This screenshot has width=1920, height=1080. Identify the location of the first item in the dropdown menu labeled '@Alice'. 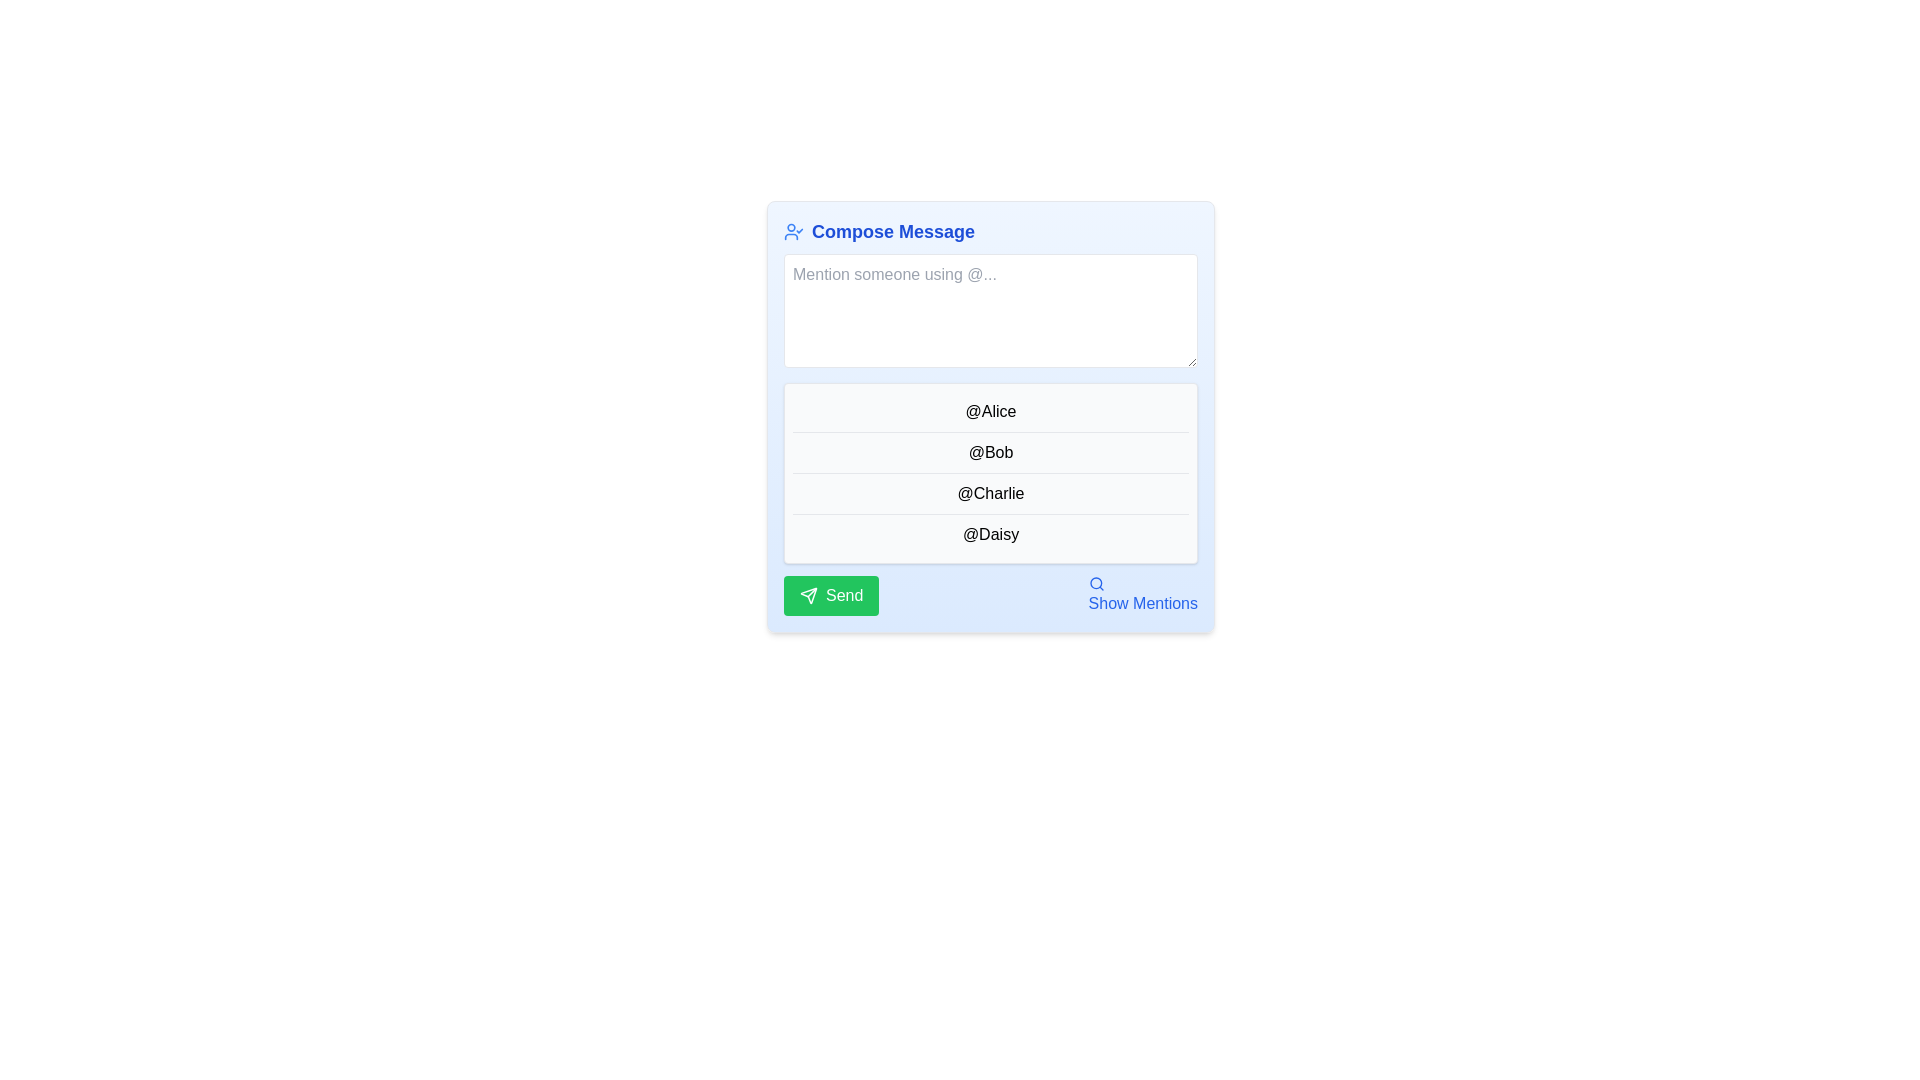
(990, 411).